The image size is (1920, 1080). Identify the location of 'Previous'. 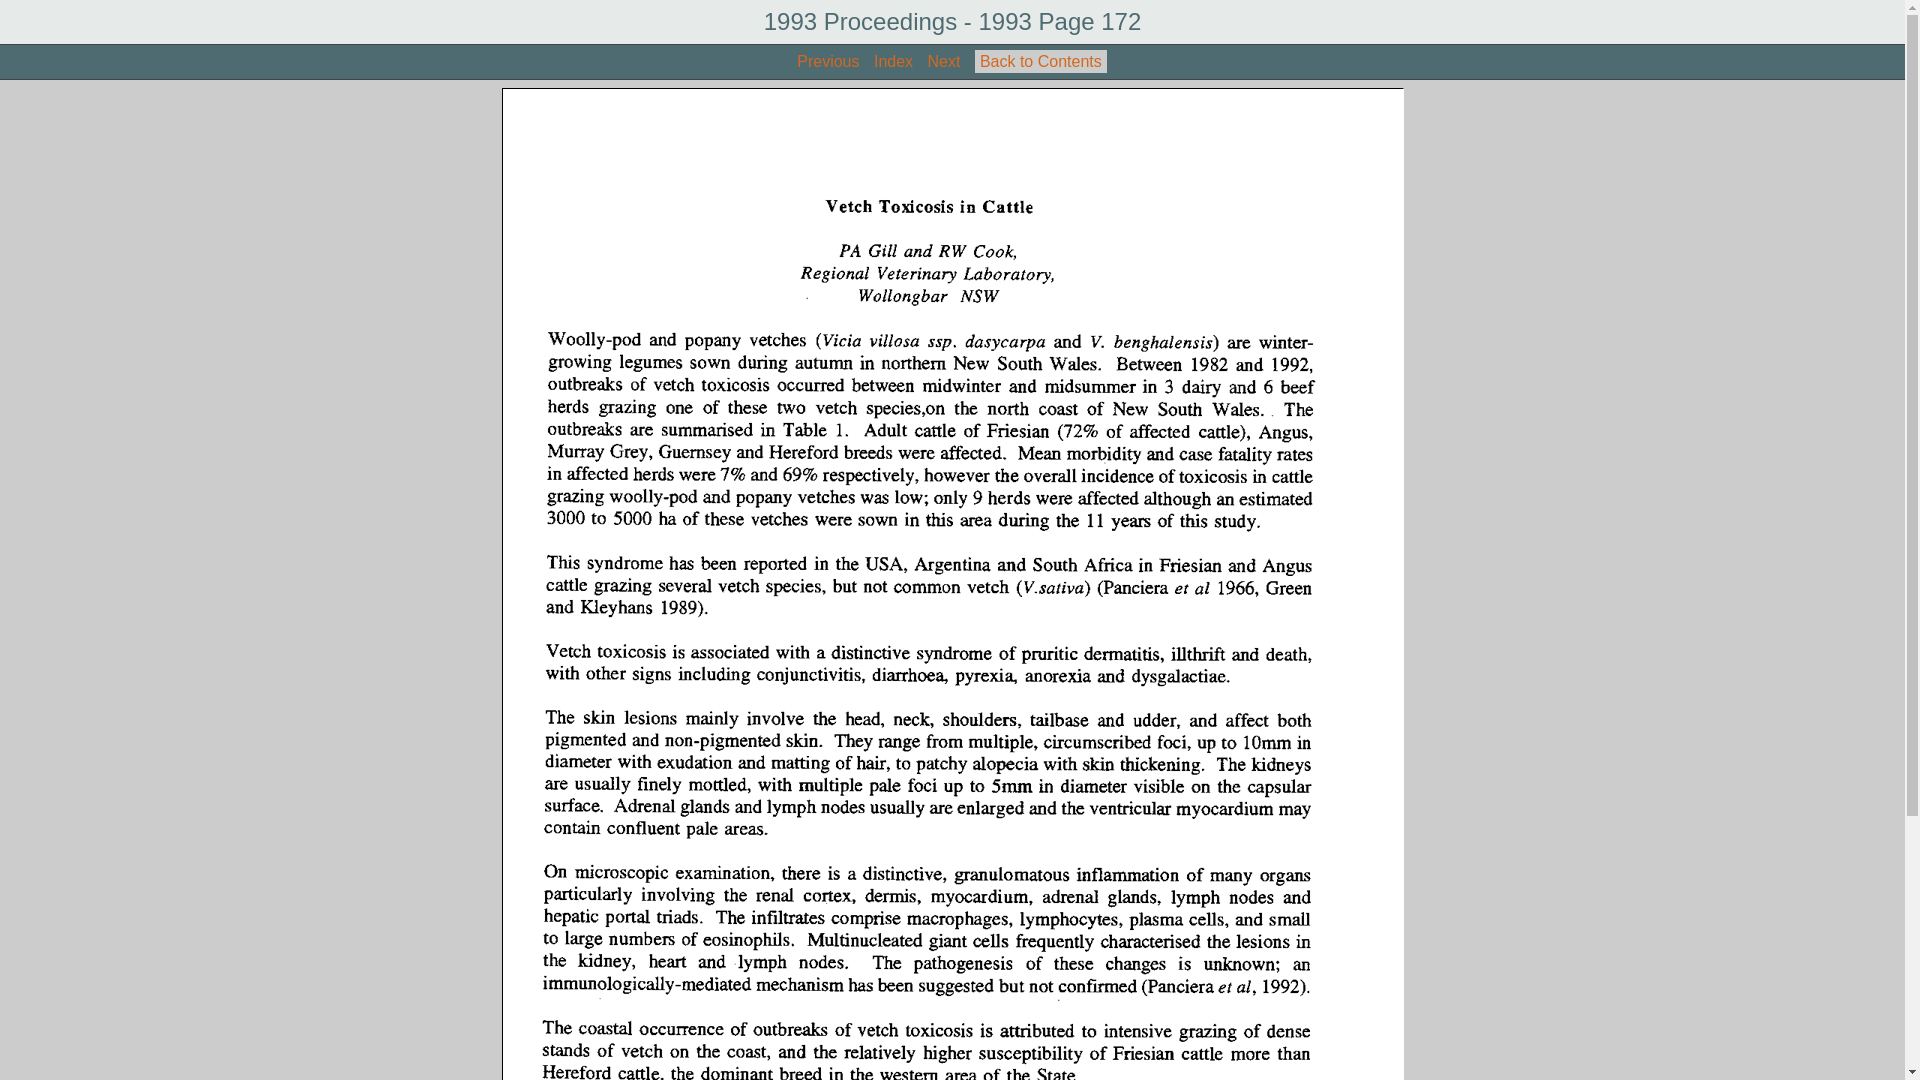
(828, 60).